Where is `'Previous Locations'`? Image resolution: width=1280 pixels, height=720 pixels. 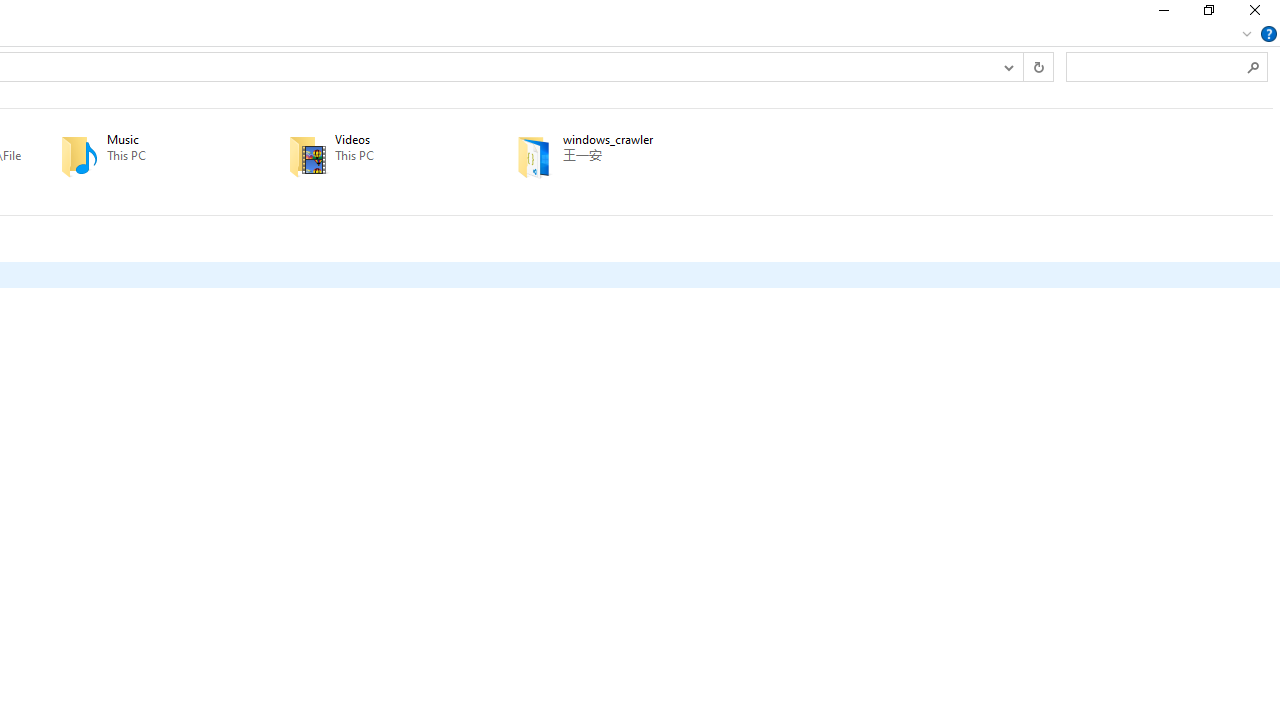
'Previous Locations' is located at coordinates (1008, 65).